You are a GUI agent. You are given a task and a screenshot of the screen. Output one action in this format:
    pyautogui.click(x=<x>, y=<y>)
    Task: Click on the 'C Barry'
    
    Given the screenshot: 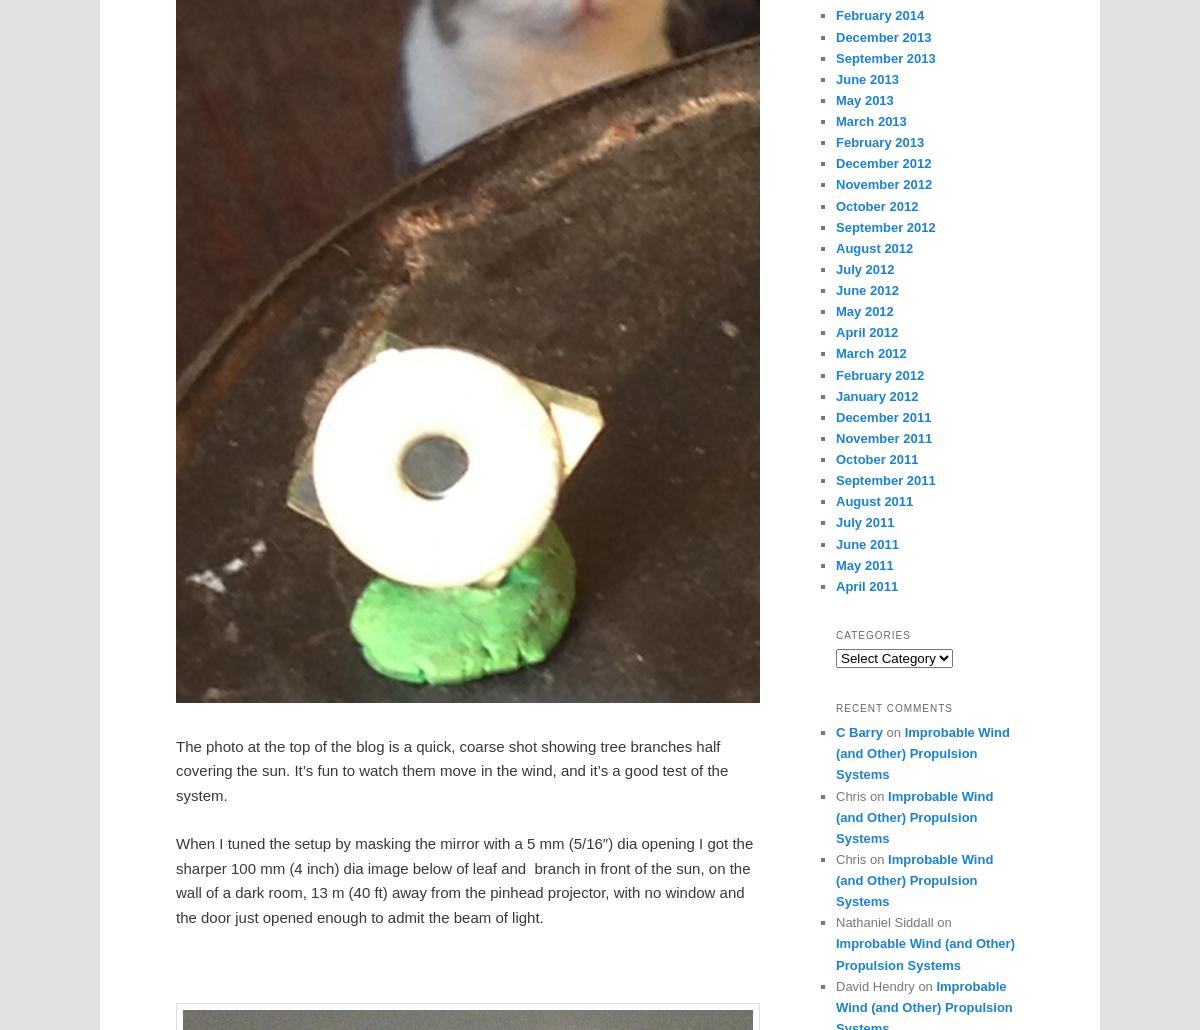 What is the action you would take?
    pyautogui.click(x=857, y=732)
    